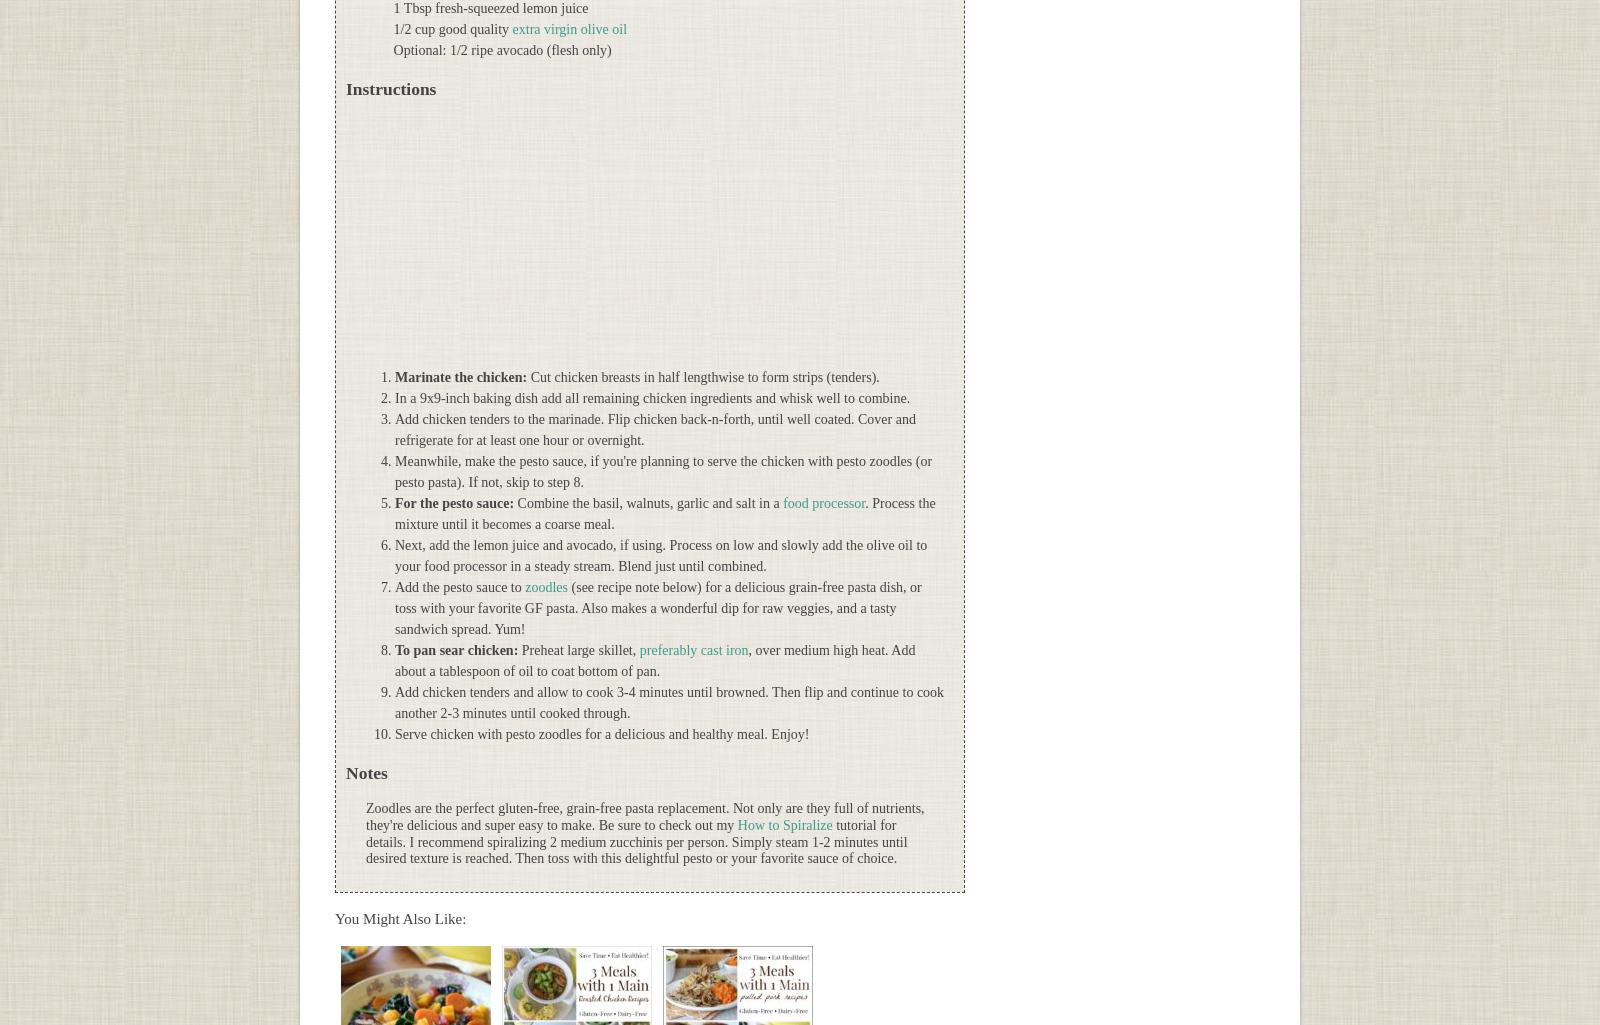 The image size is (1600, 1025). Describe the element at coordinates (512, 503) in the screenshot. I see `'Combine the basil, walnuts, garlic and salt in a'` at that location.